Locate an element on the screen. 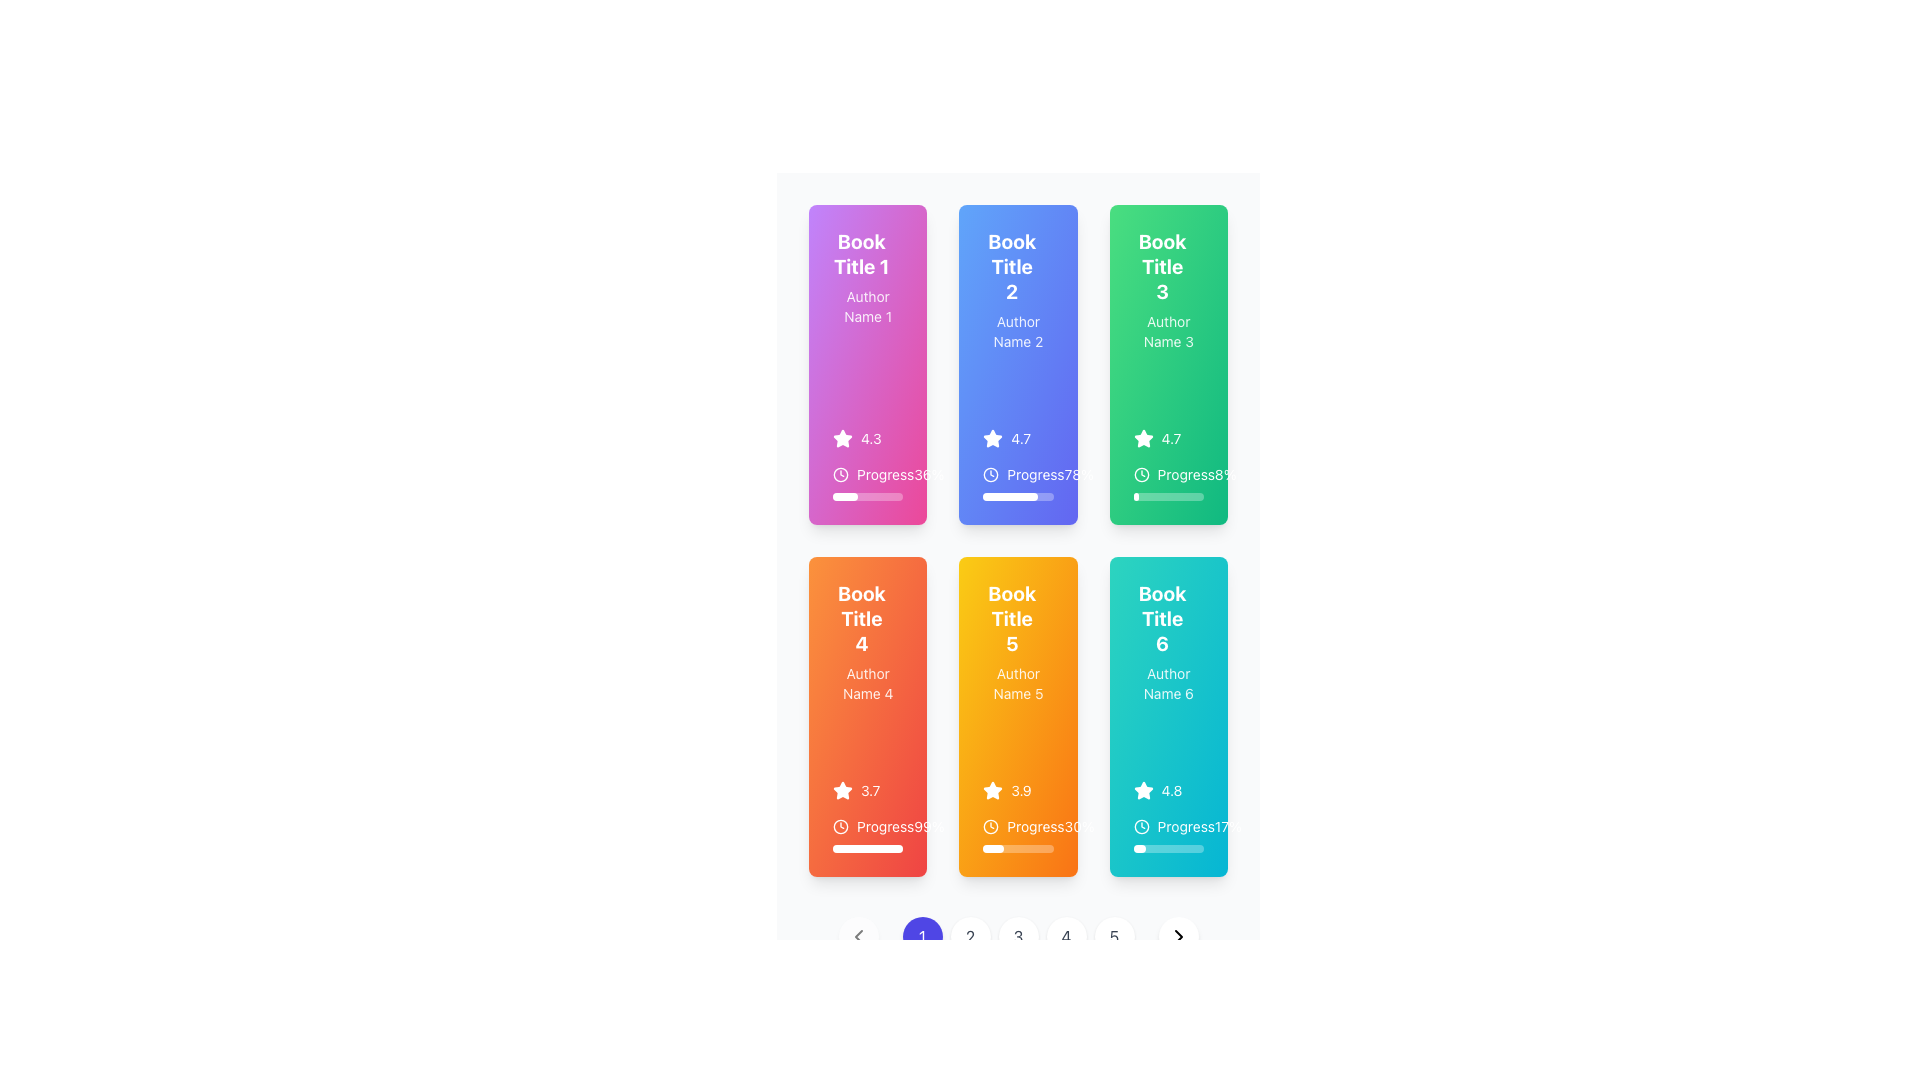 This screenshot has height=1080, width=1920. the text label displaying 'Book Title 6' which is styled in bold and located within a teal card interface in the third column of the second row is located at coordinates (1168, 621).